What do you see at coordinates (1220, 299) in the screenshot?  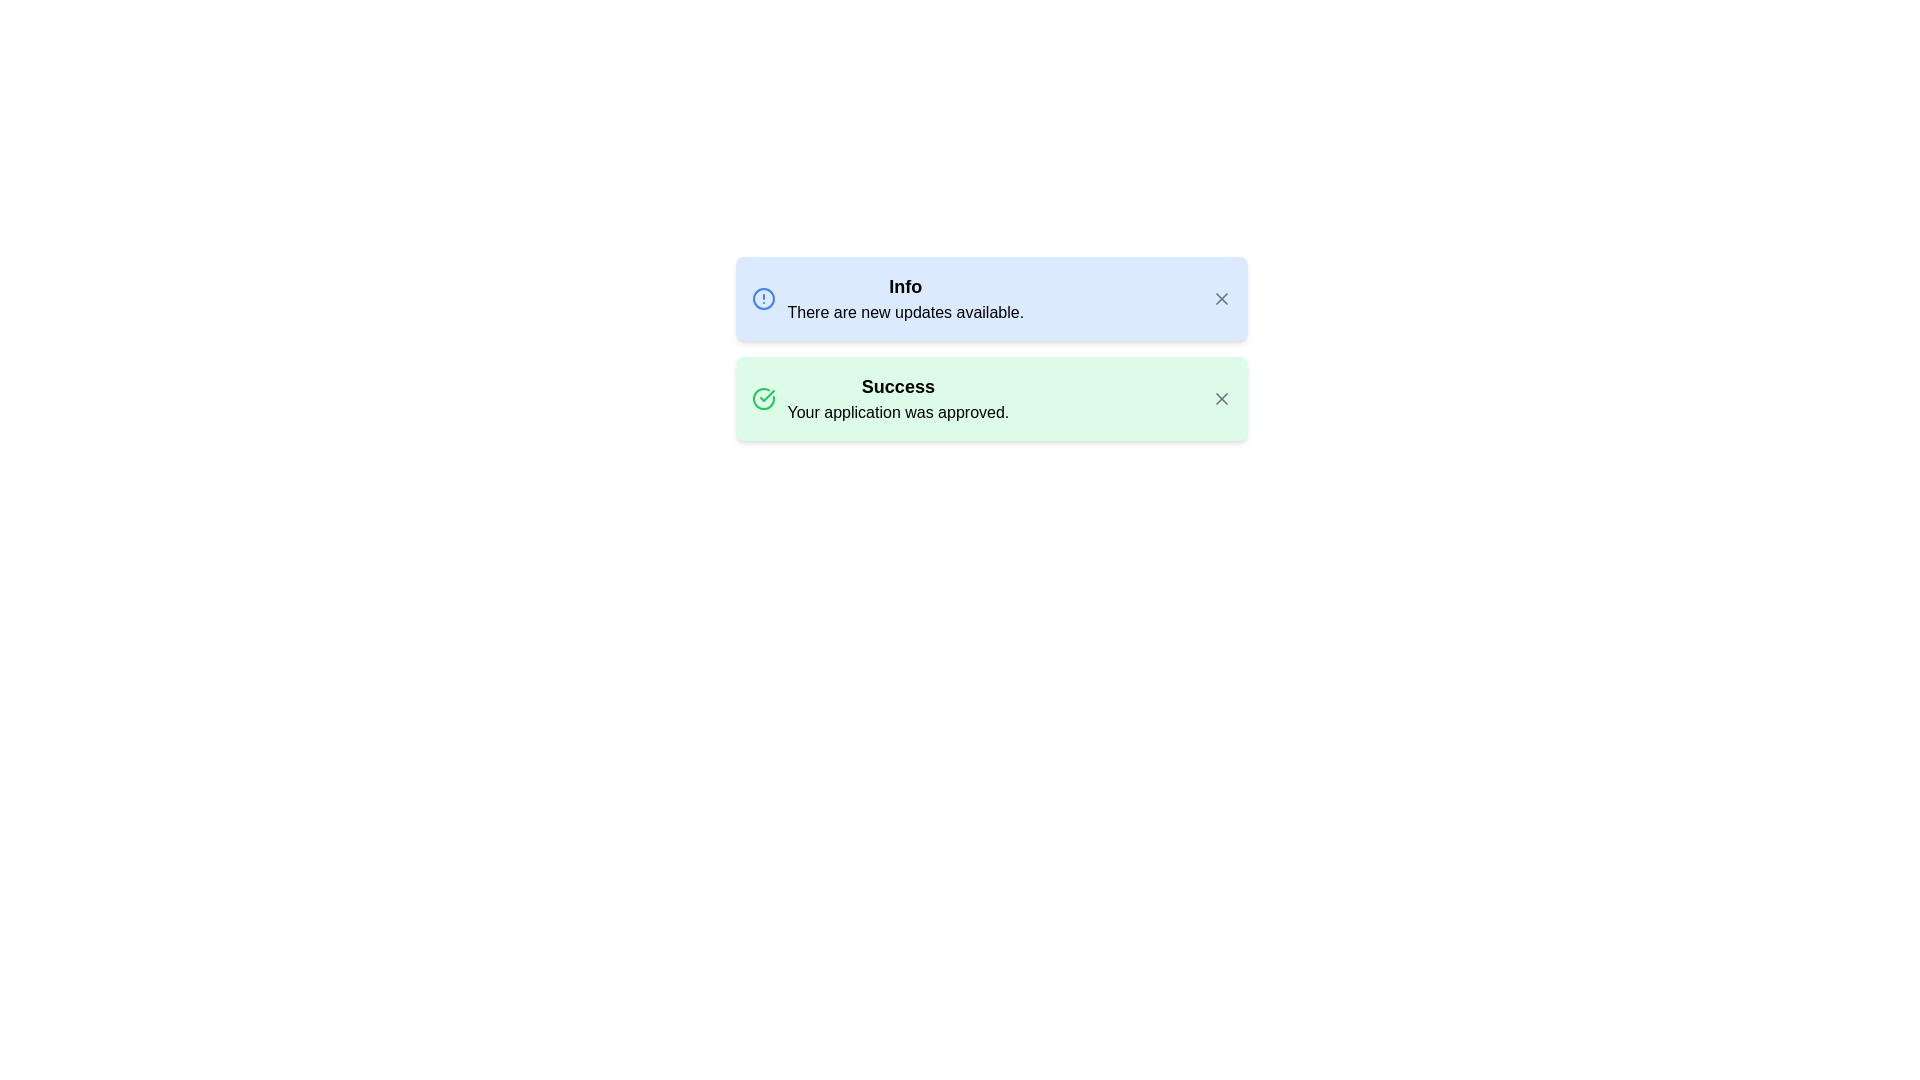 I see `the close button located on the far right-hand side of the blue notification box` at bounding box center [1220, 299].